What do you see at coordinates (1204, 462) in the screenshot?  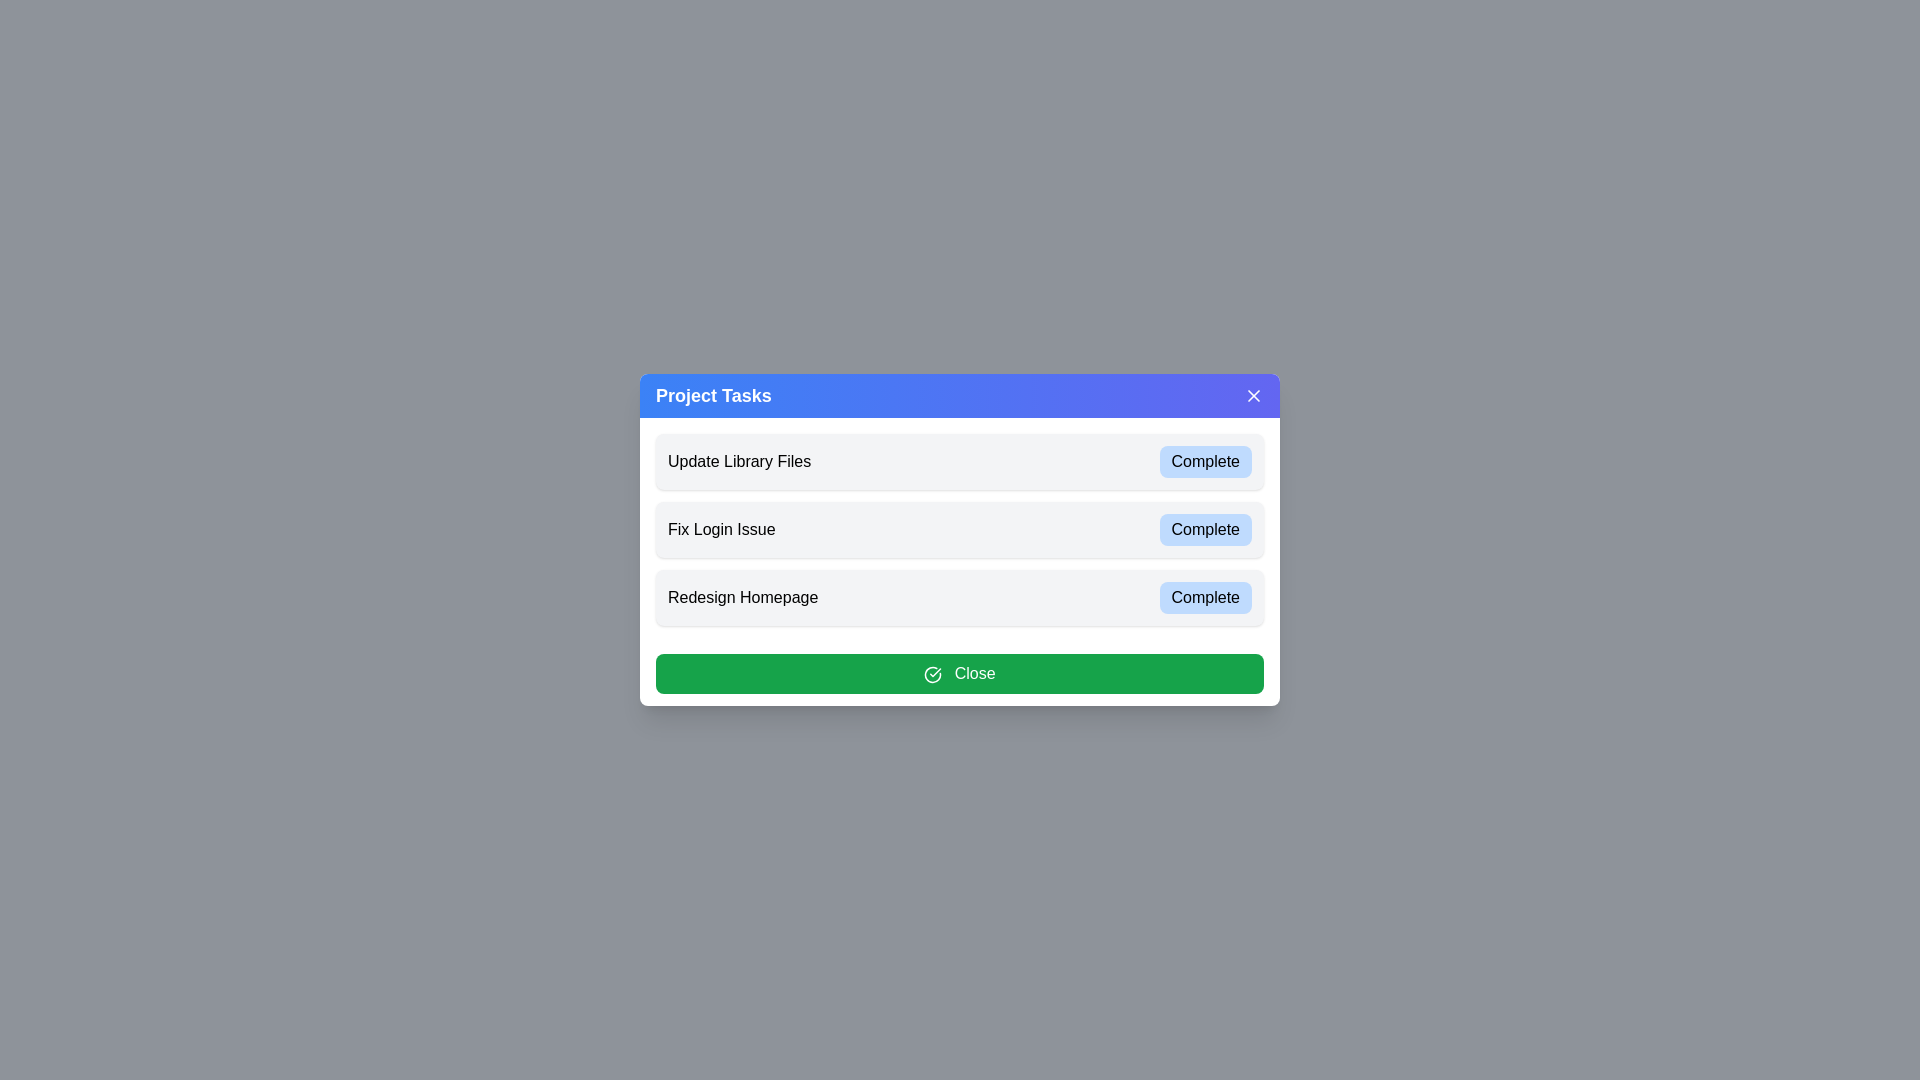 I see `the button on the right side of the first row in the task list within the 'Project Tasks' modal to mark the task 'Update Library Files' as complete` at bounding box center [1204, 462].